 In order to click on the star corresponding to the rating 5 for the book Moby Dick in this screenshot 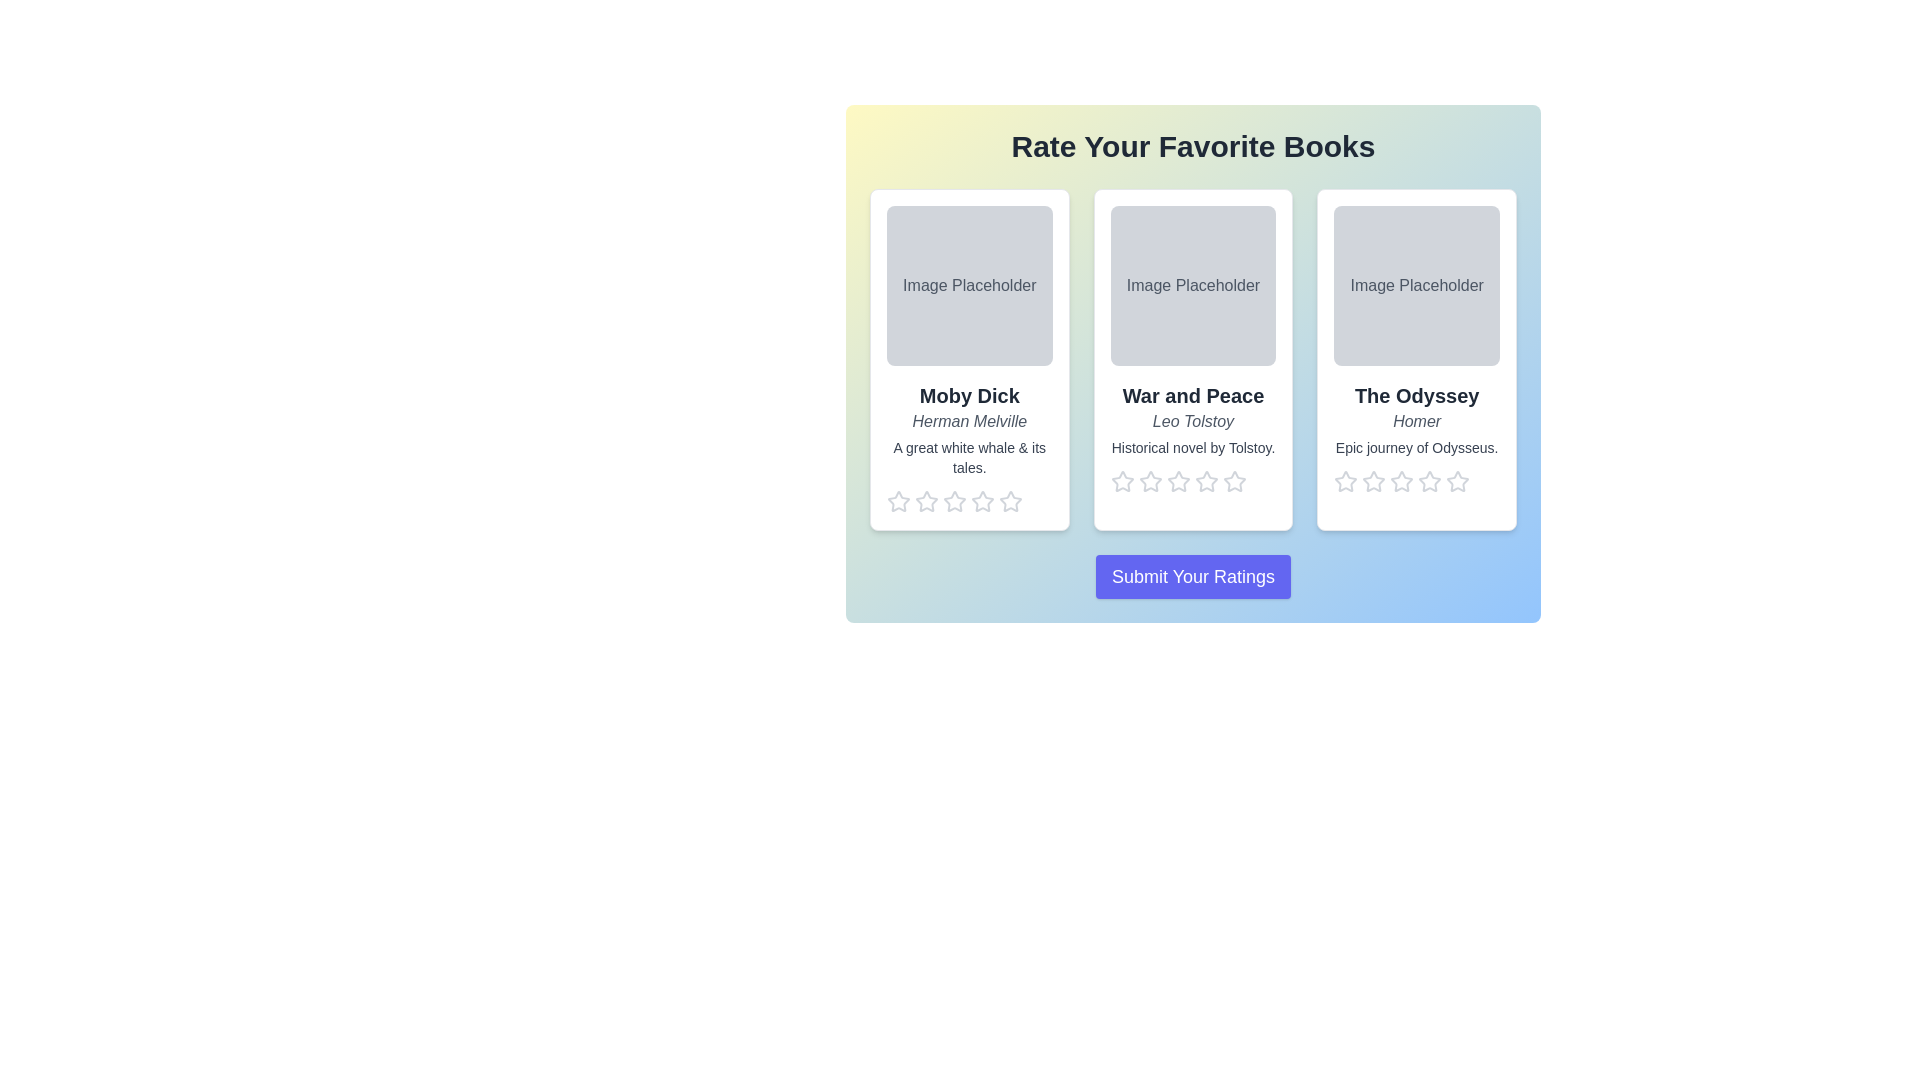, I will do `click(1011, 500)`.